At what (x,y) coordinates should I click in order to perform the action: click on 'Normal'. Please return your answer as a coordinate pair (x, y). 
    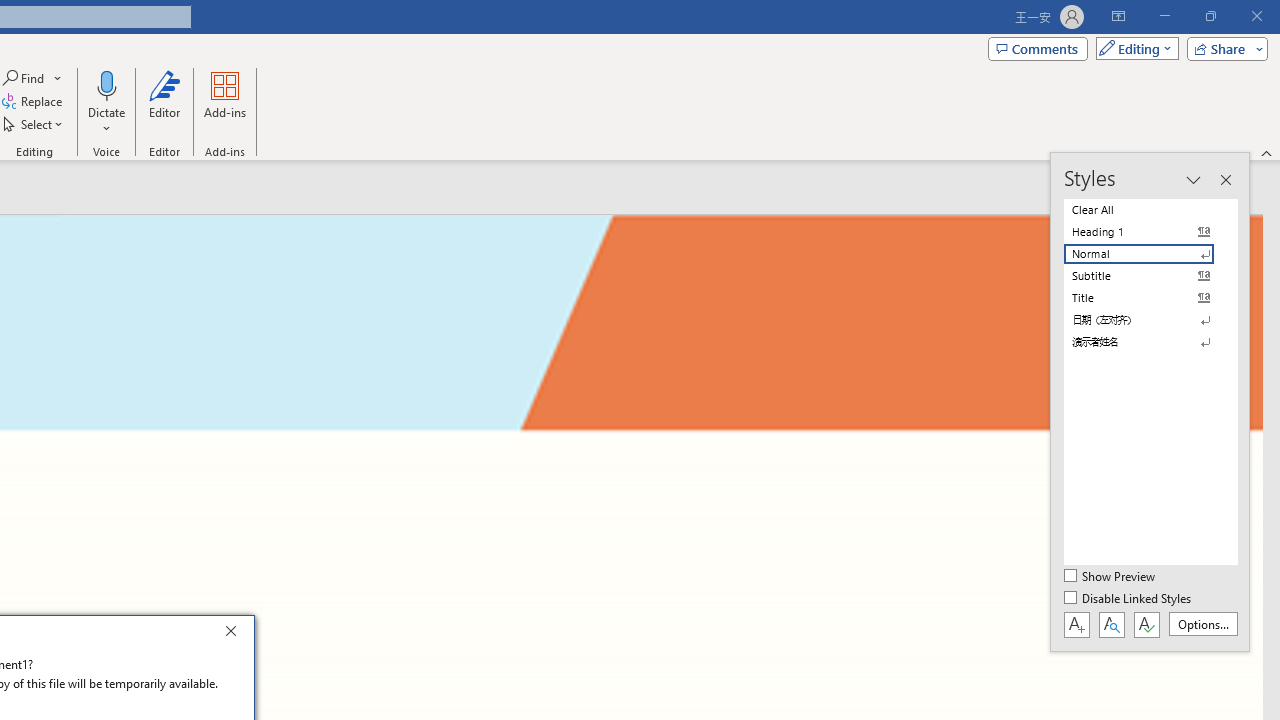
    Looking at the image, I should click on (1150, 253).